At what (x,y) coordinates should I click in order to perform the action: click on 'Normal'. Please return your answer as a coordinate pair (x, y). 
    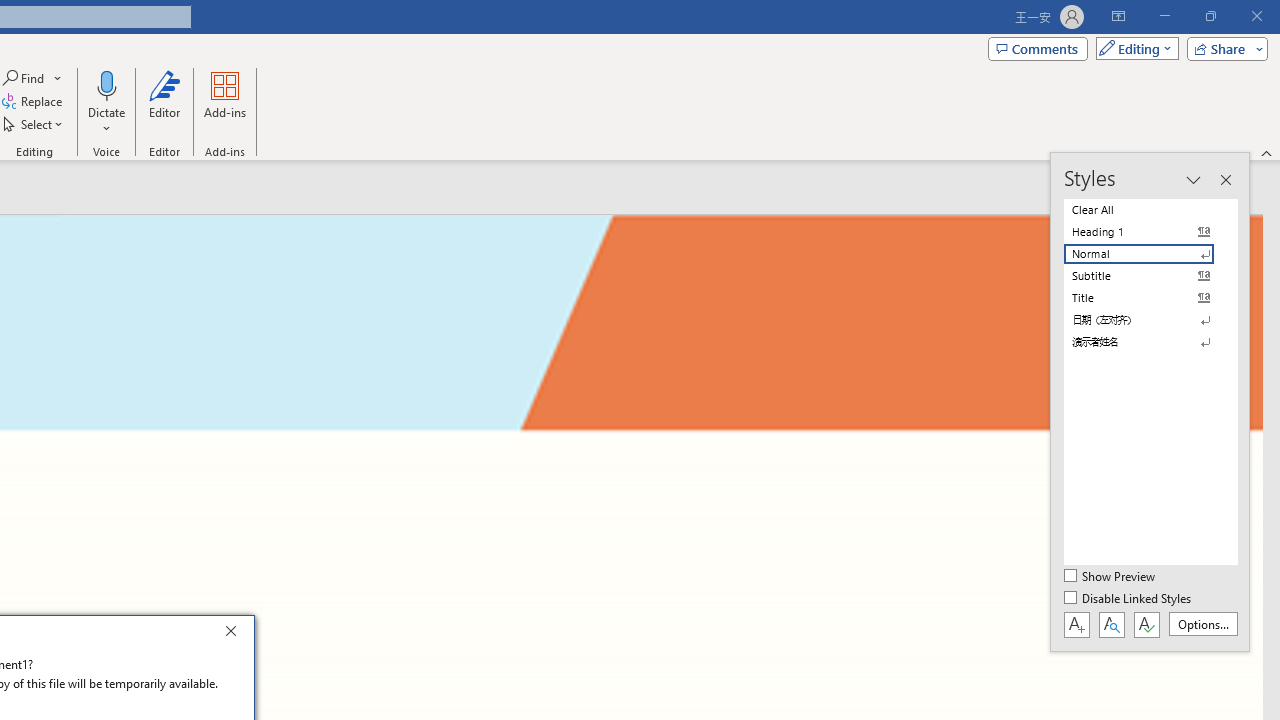
    Looking at the image, I should click on (1150, 253).